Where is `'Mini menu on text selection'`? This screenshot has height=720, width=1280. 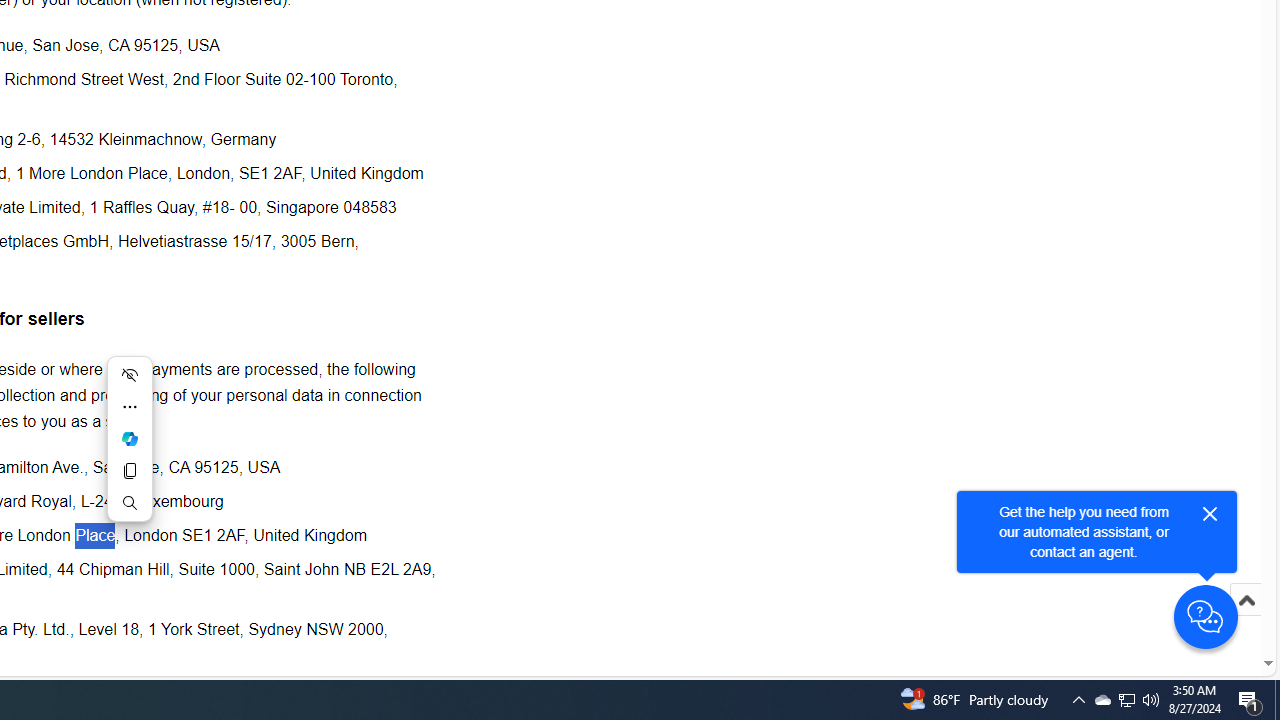 'Mini menu on text selection' is located at coordinates (128, 451).